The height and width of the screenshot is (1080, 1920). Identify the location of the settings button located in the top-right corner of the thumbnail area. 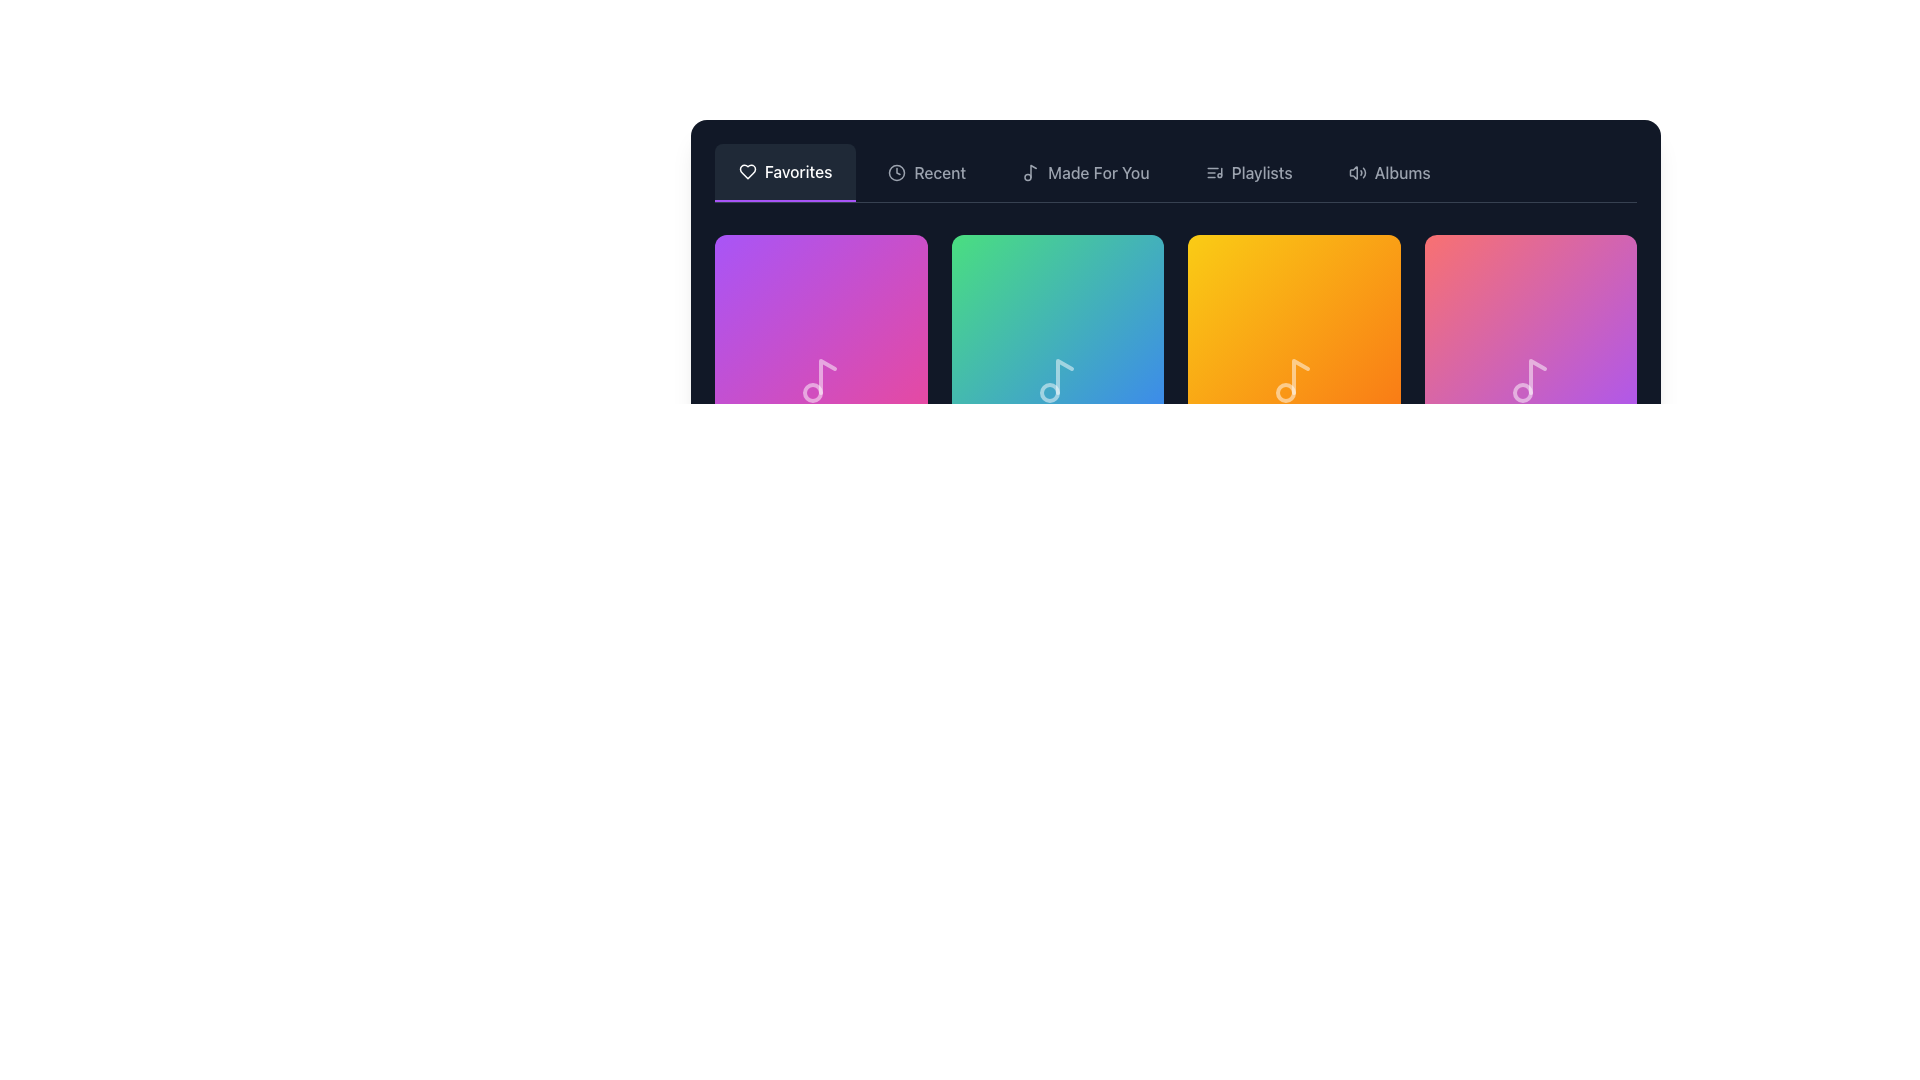
(1132, 265).